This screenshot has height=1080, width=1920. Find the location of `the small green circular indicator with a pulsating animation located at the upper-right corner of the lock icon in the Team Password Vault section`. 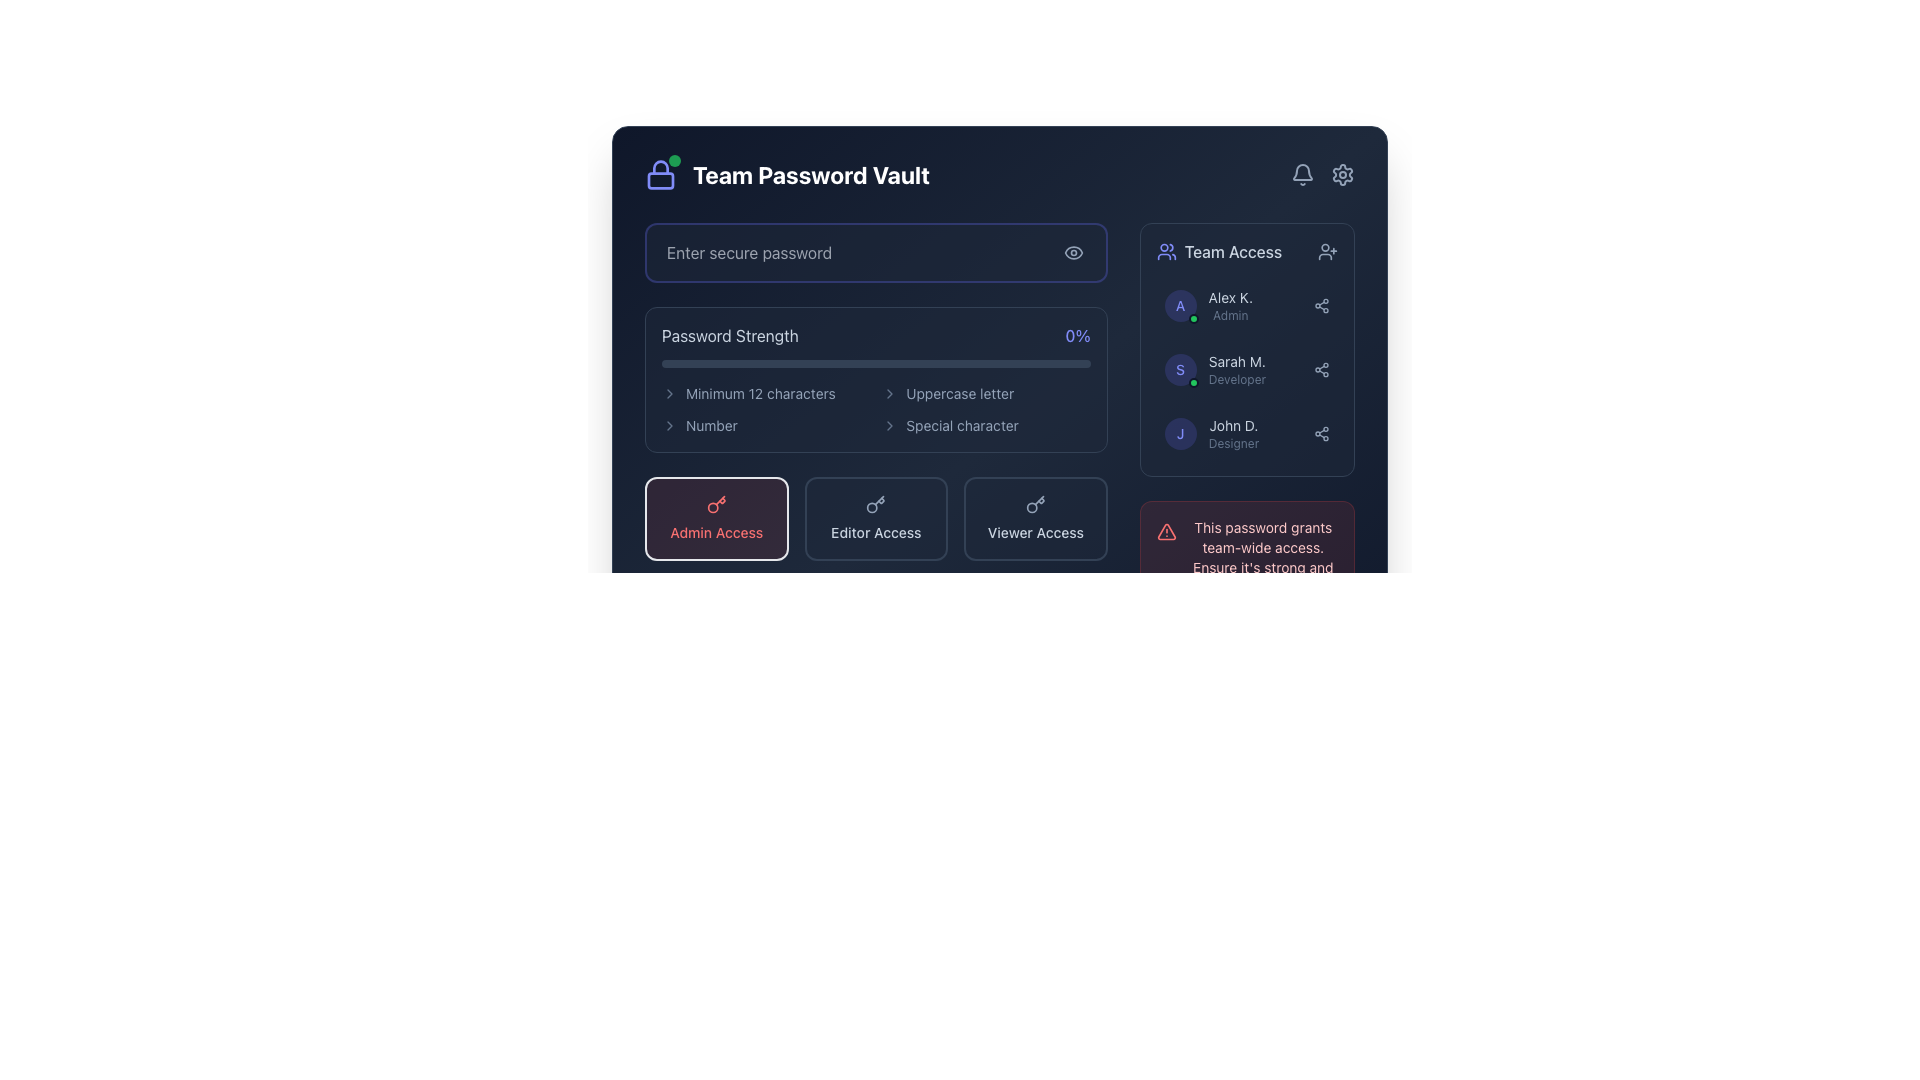

the small green circular indicator with a pulsating animation located at the upper-right corner of the lock icon in the Team Password Vault section is located at coordinates (675, 160).